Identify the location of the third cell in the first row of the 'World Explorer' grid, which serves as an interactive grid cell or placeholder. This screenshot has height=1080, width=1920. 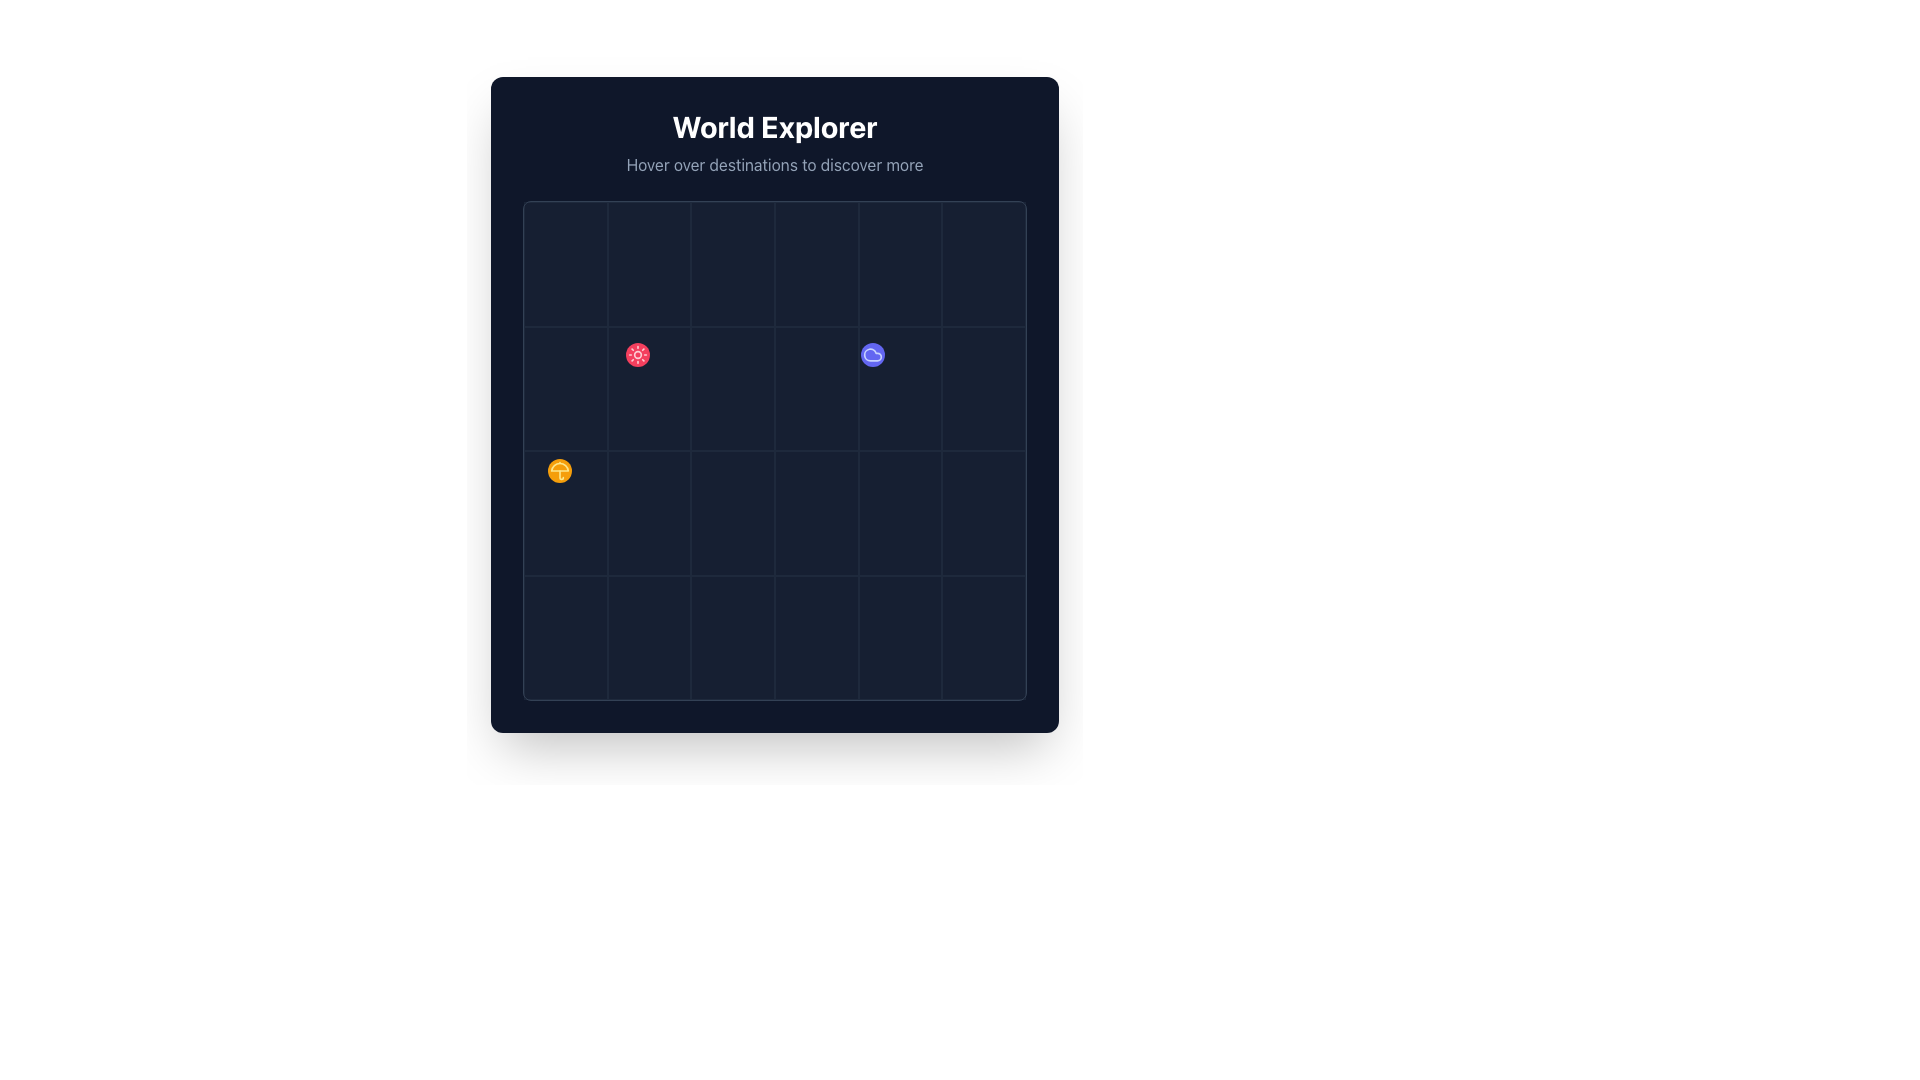
(732, 263).